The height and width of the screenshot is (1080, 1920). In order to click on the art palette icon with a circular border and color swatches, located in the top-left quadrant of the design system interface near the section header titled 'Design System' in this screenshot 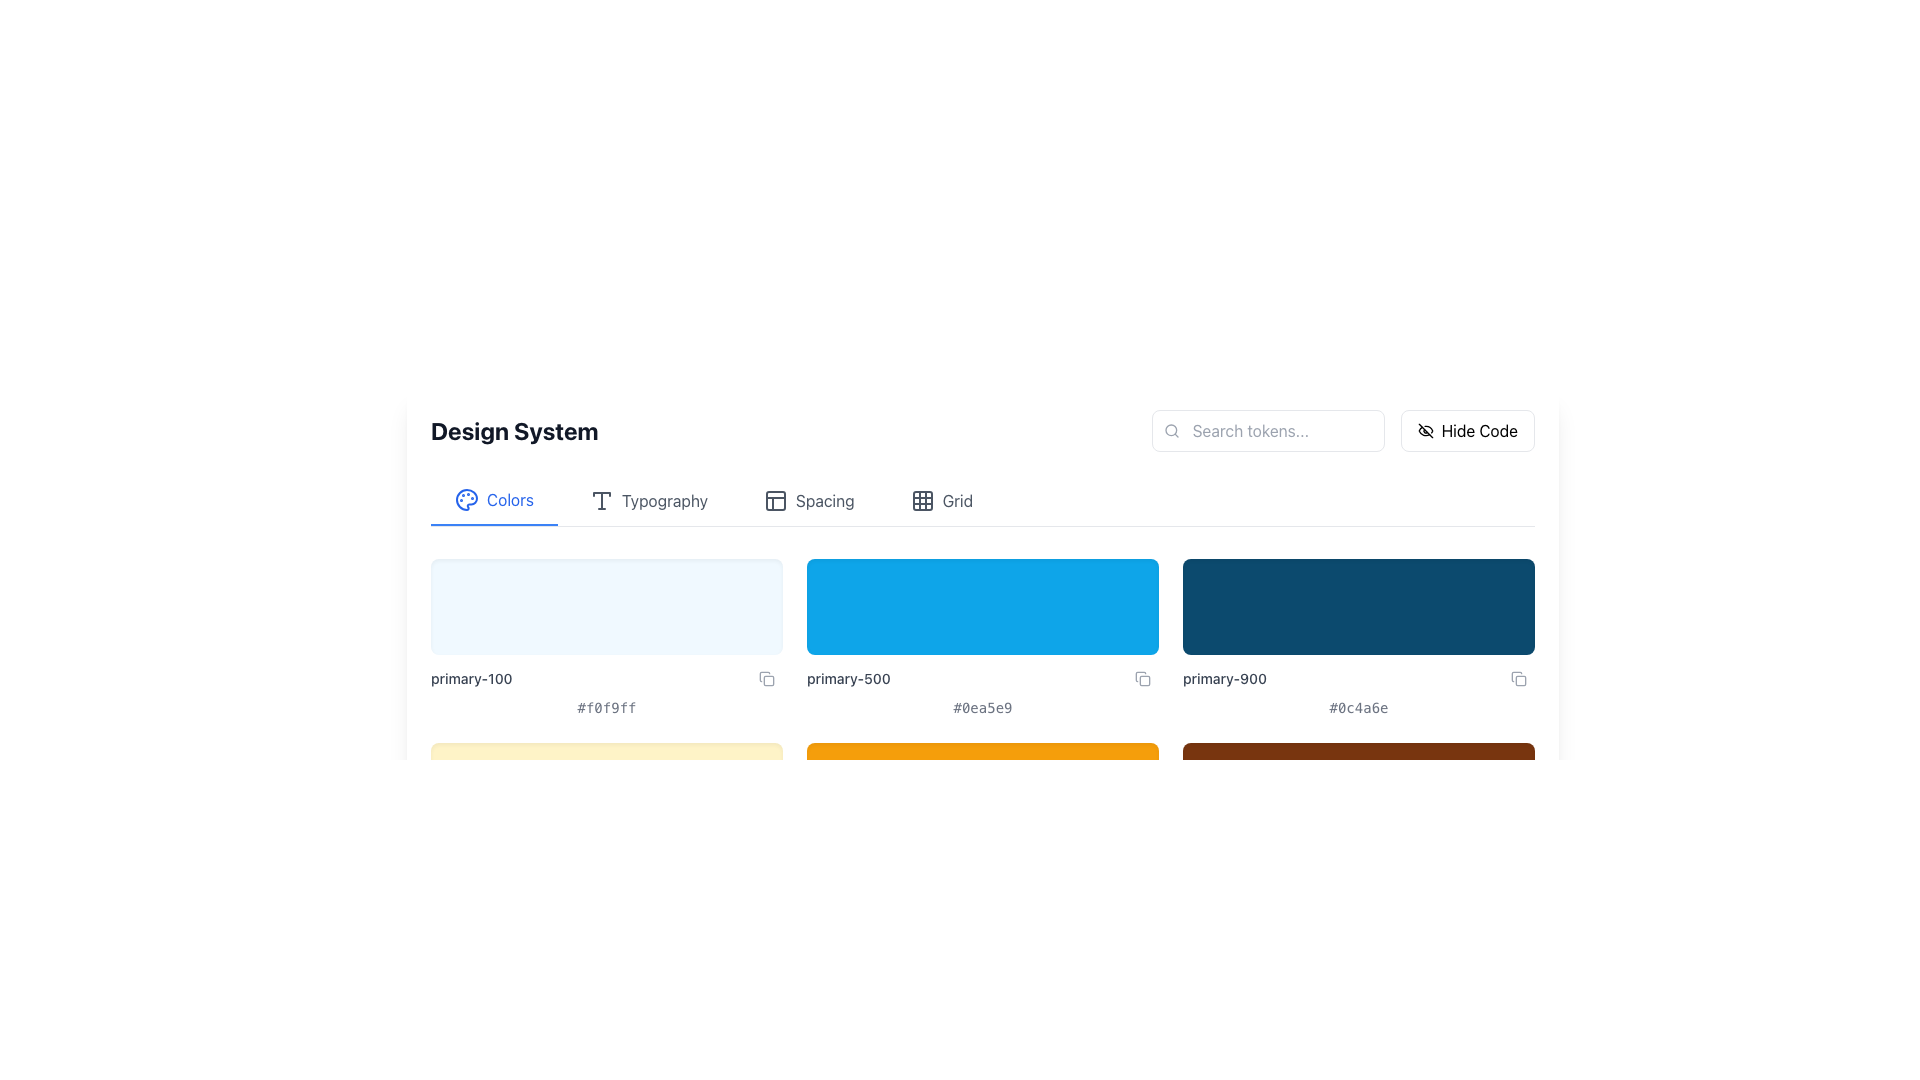, I will do `click(465, 499)`.